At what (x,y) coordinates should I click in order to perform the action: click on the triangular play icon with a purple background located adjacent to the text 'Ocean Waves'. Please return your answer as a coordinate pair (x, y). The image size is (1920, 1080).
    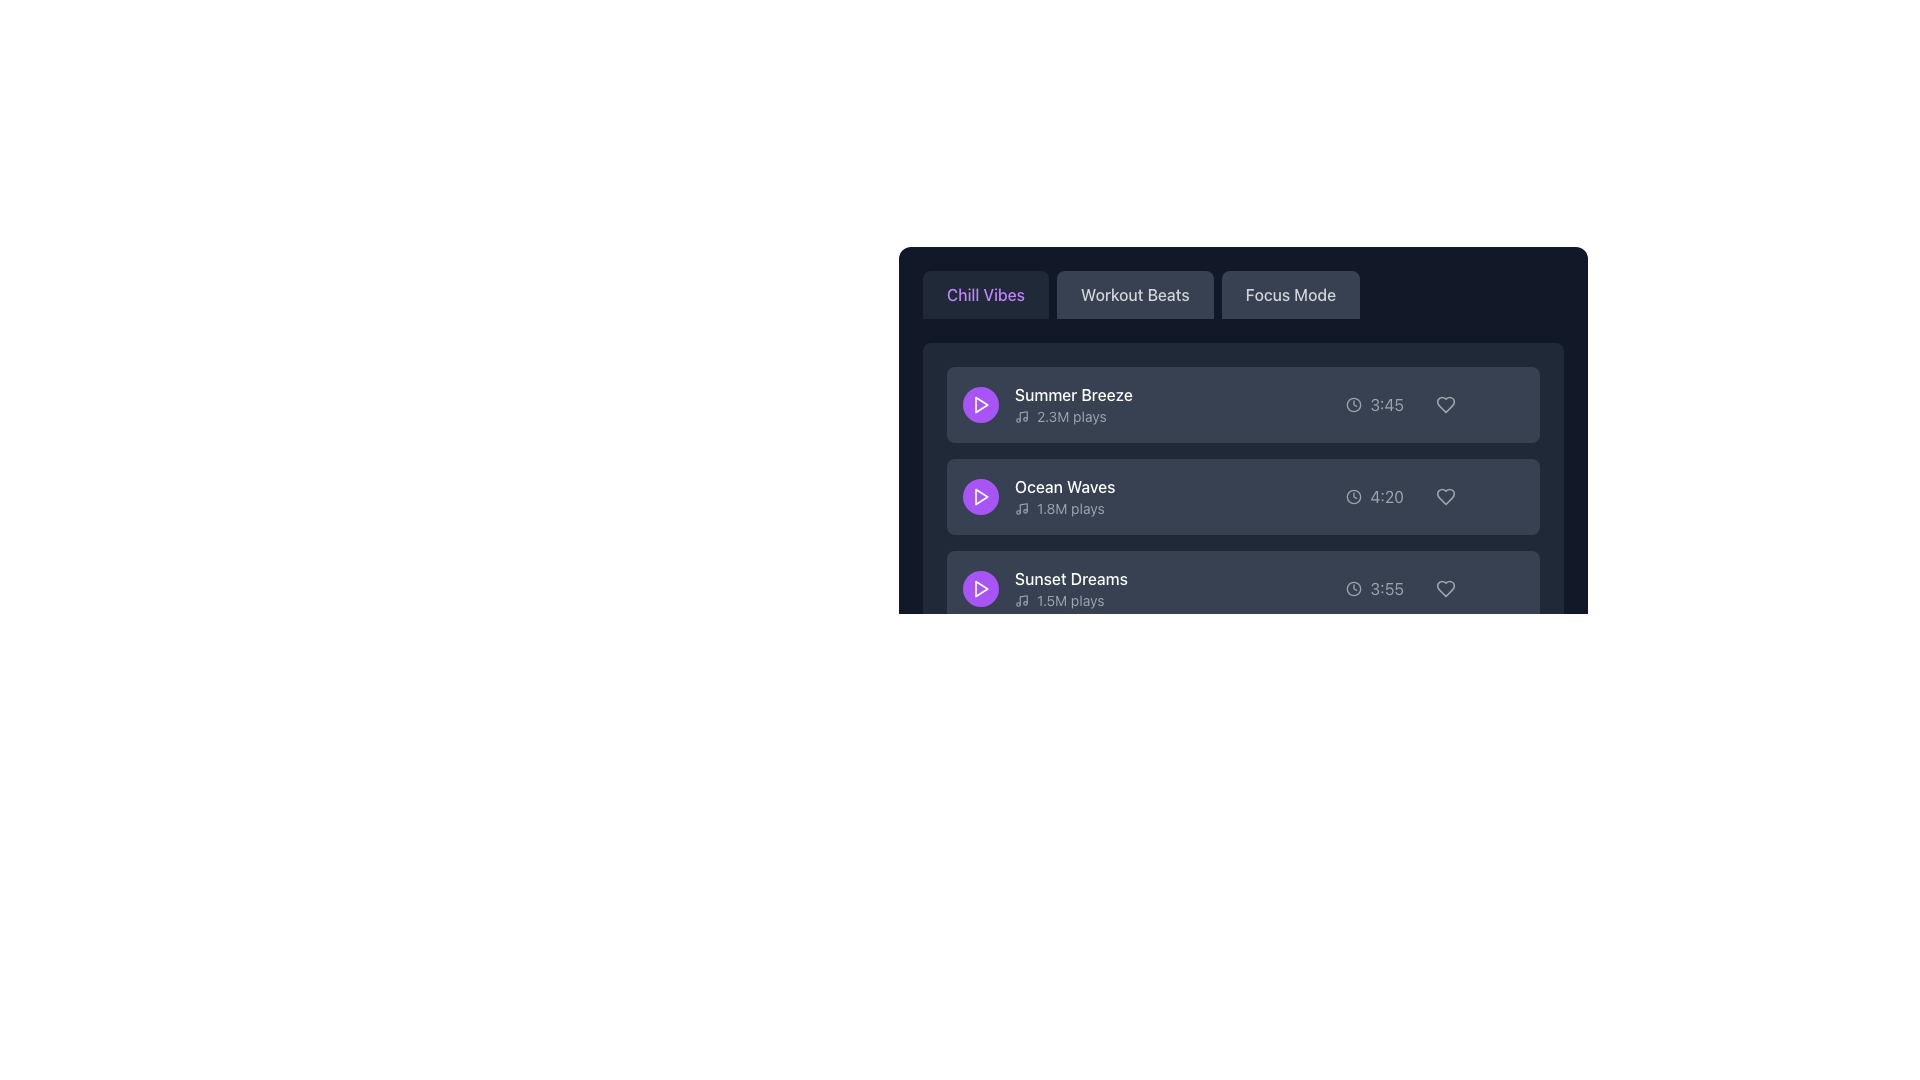
    Looking at the image, I should click on (981, 496).